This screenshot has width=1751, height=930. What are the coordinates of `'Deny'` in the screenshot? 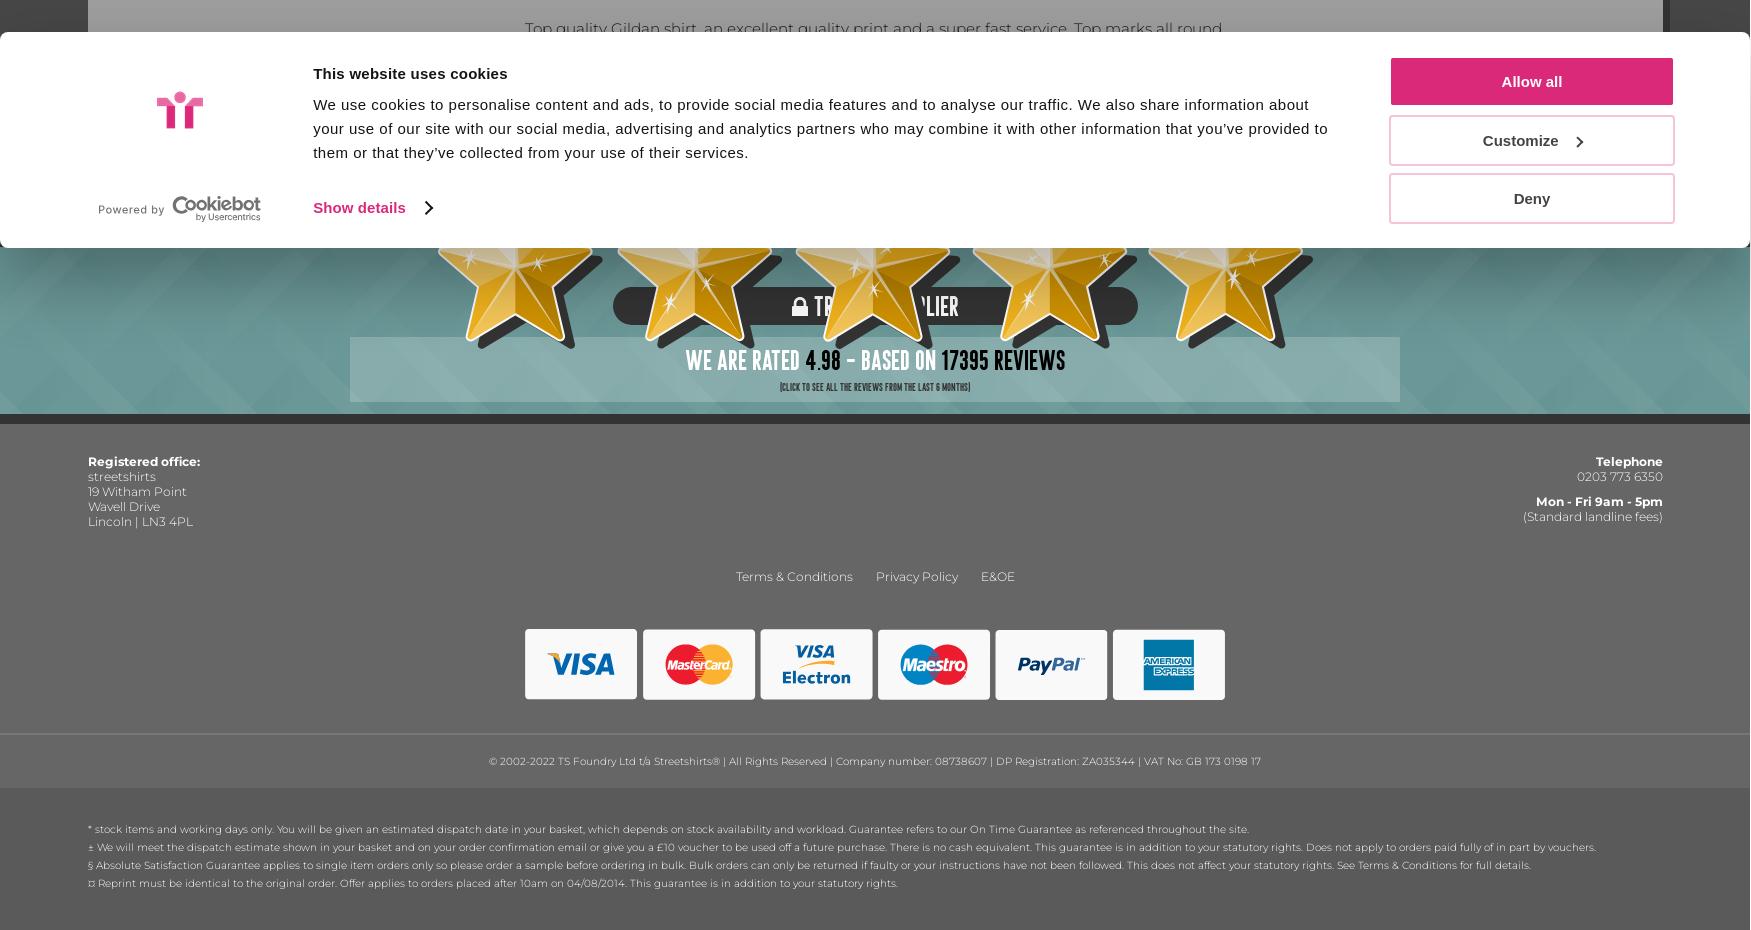 It's located at (1513, 90).